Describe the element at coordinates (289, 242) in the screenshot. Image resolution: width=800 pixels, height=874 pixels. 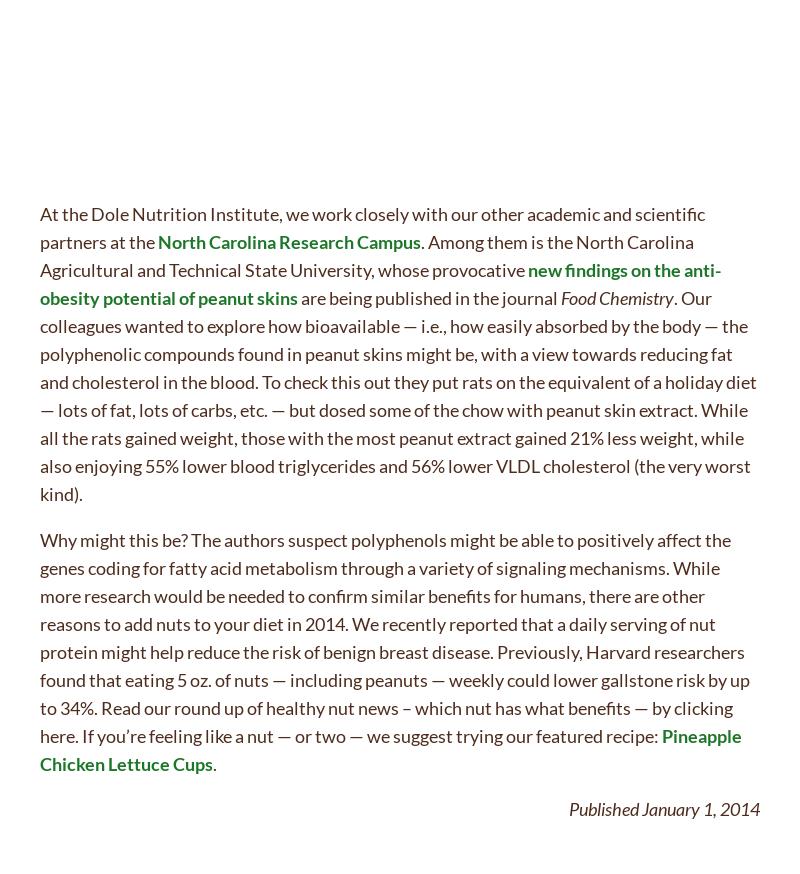
I see `'North Carolina Research Campus'` at that location.